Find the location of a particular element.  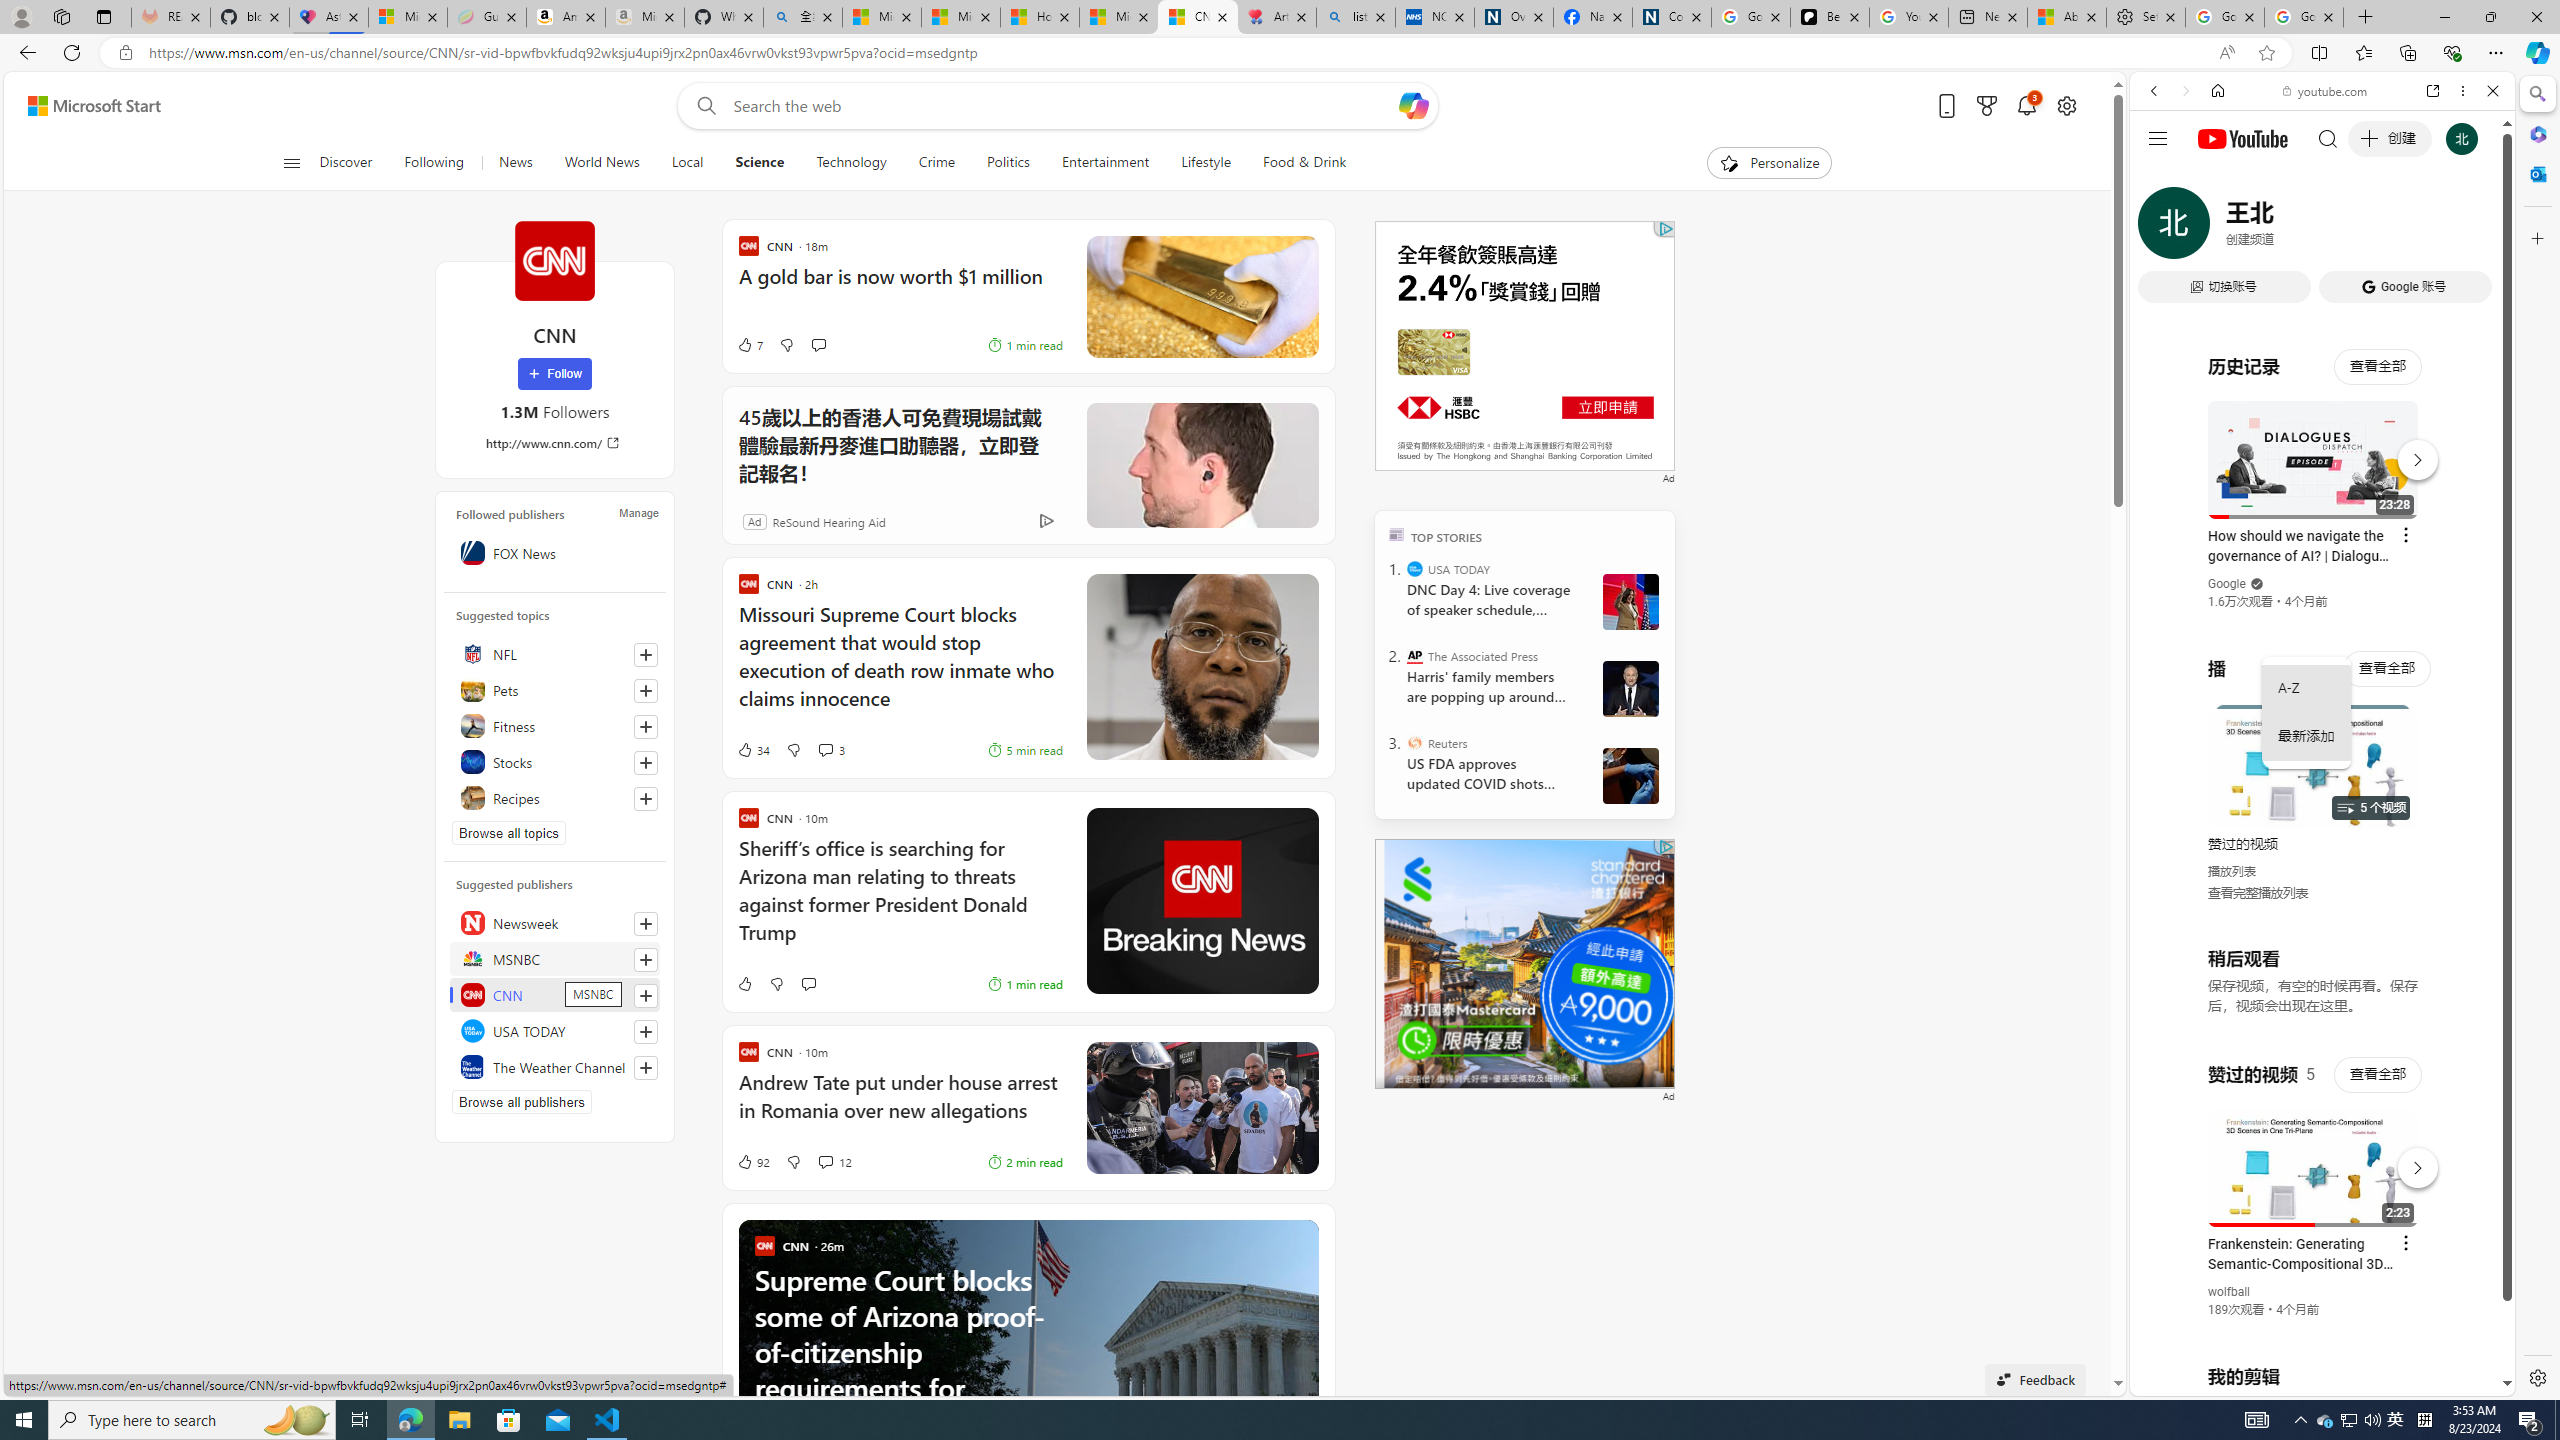

'Newsweek' is located at coordinates (554, 922).